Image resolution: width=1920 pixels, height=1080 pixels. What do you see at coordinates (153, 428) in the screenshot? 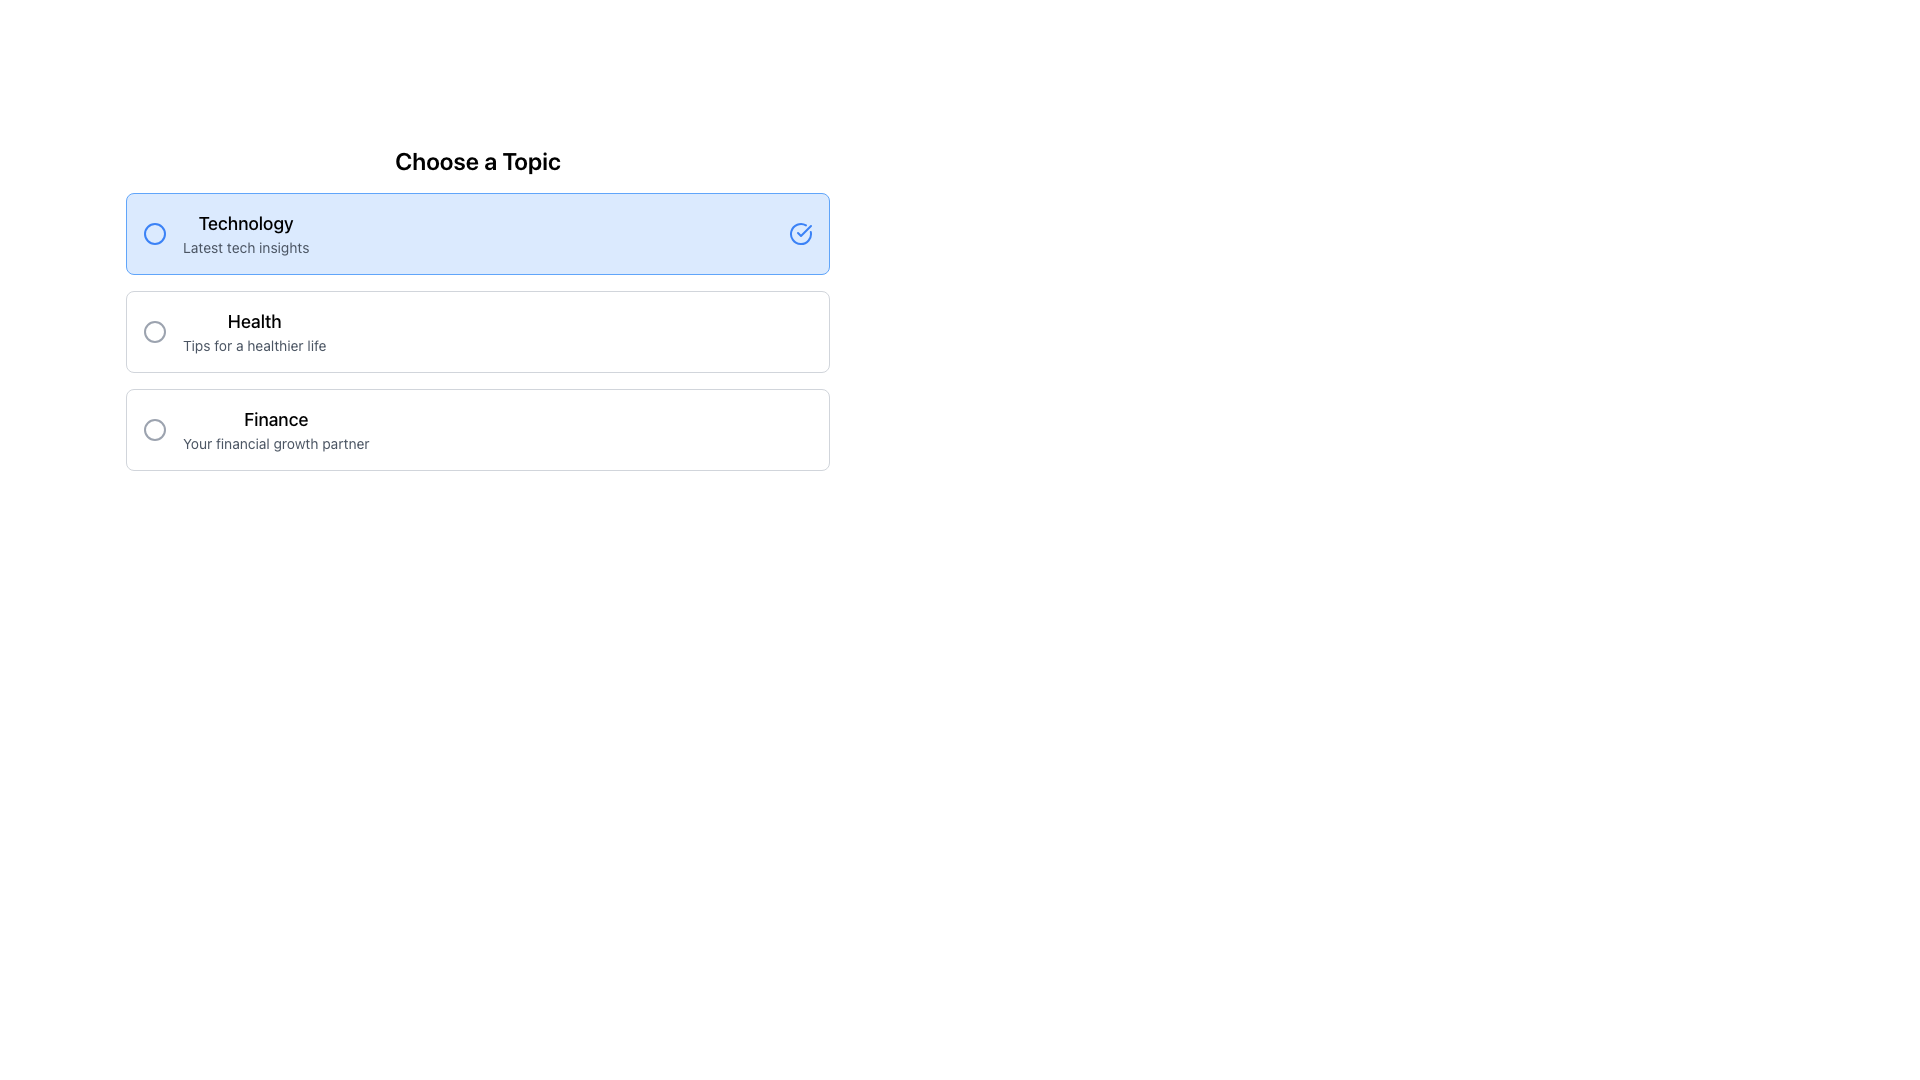
I see `the circular outlined icon button located to the left of the text block labeled 'Finance'` at bounding box center [153, 428].